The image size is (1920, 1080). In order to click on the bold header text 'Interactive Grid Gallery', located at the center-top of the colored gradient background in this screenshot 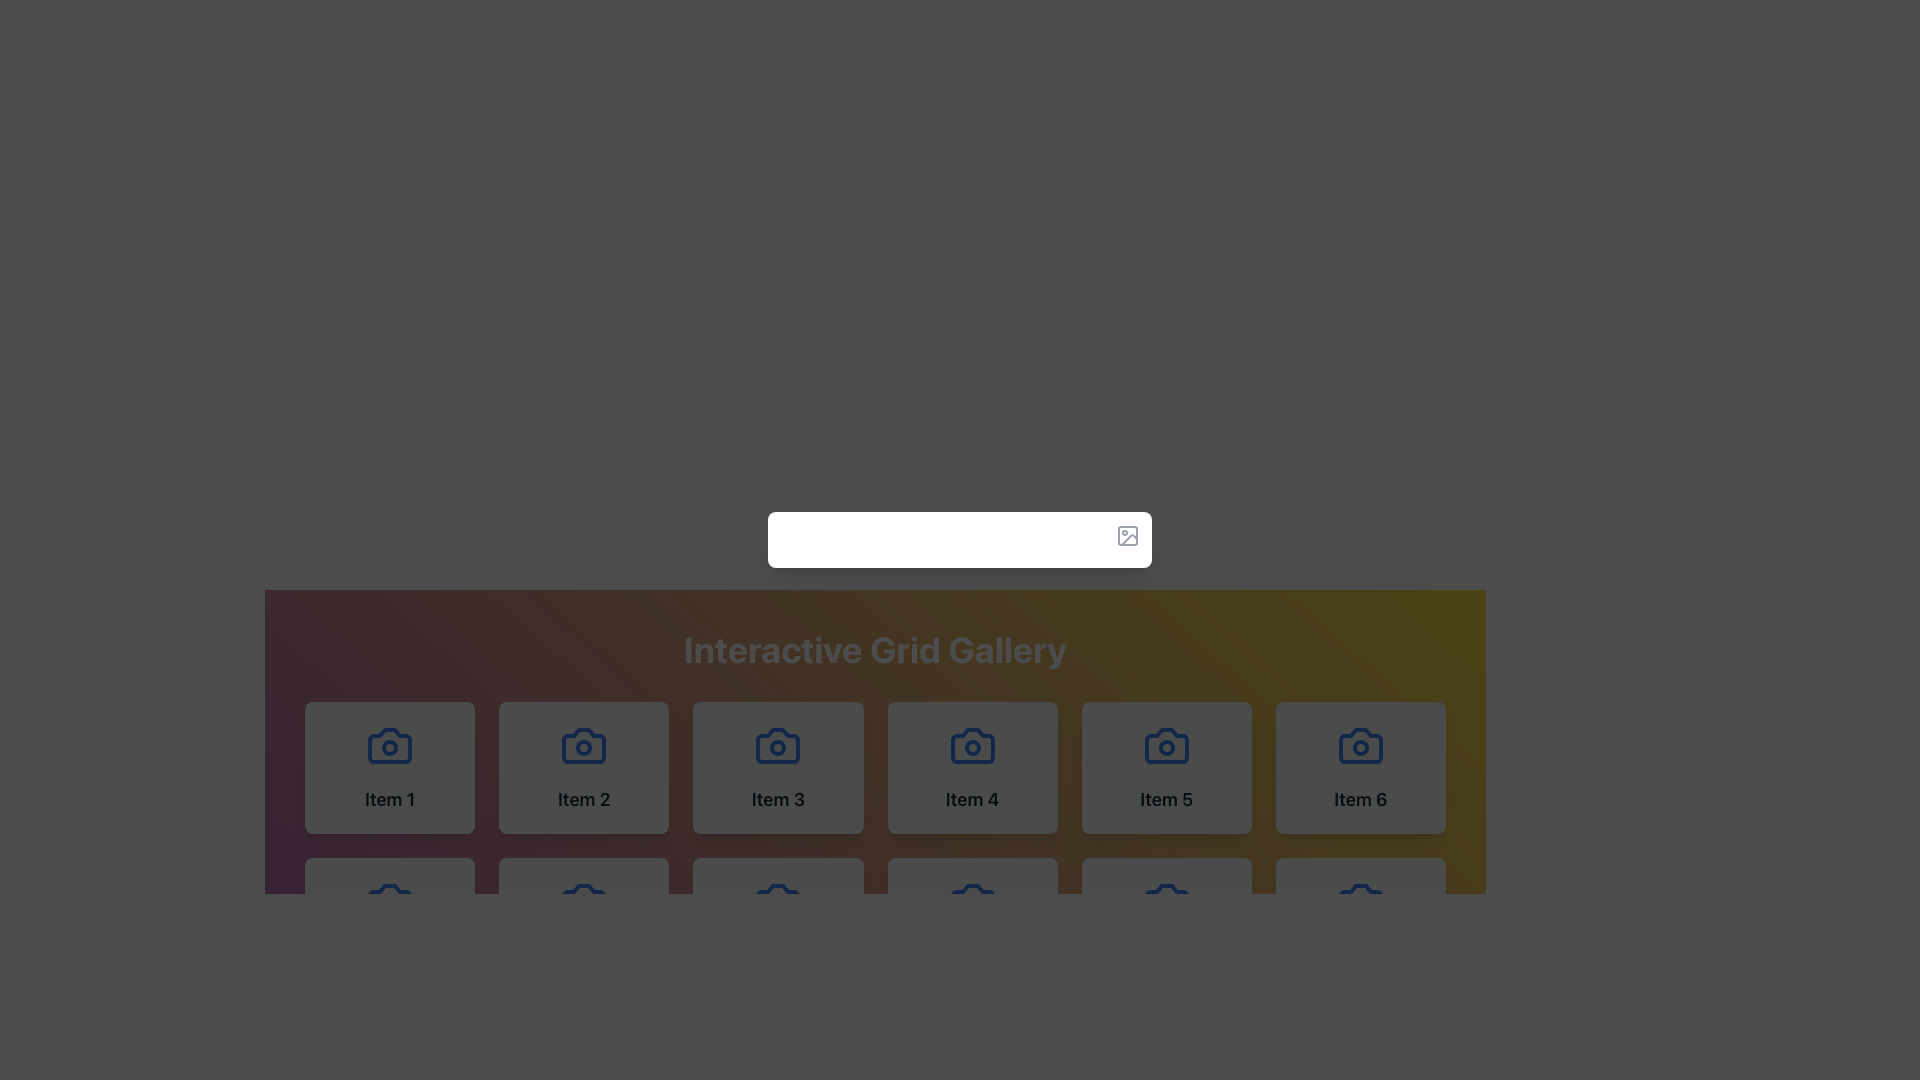, I will do `click(875, 650)`.